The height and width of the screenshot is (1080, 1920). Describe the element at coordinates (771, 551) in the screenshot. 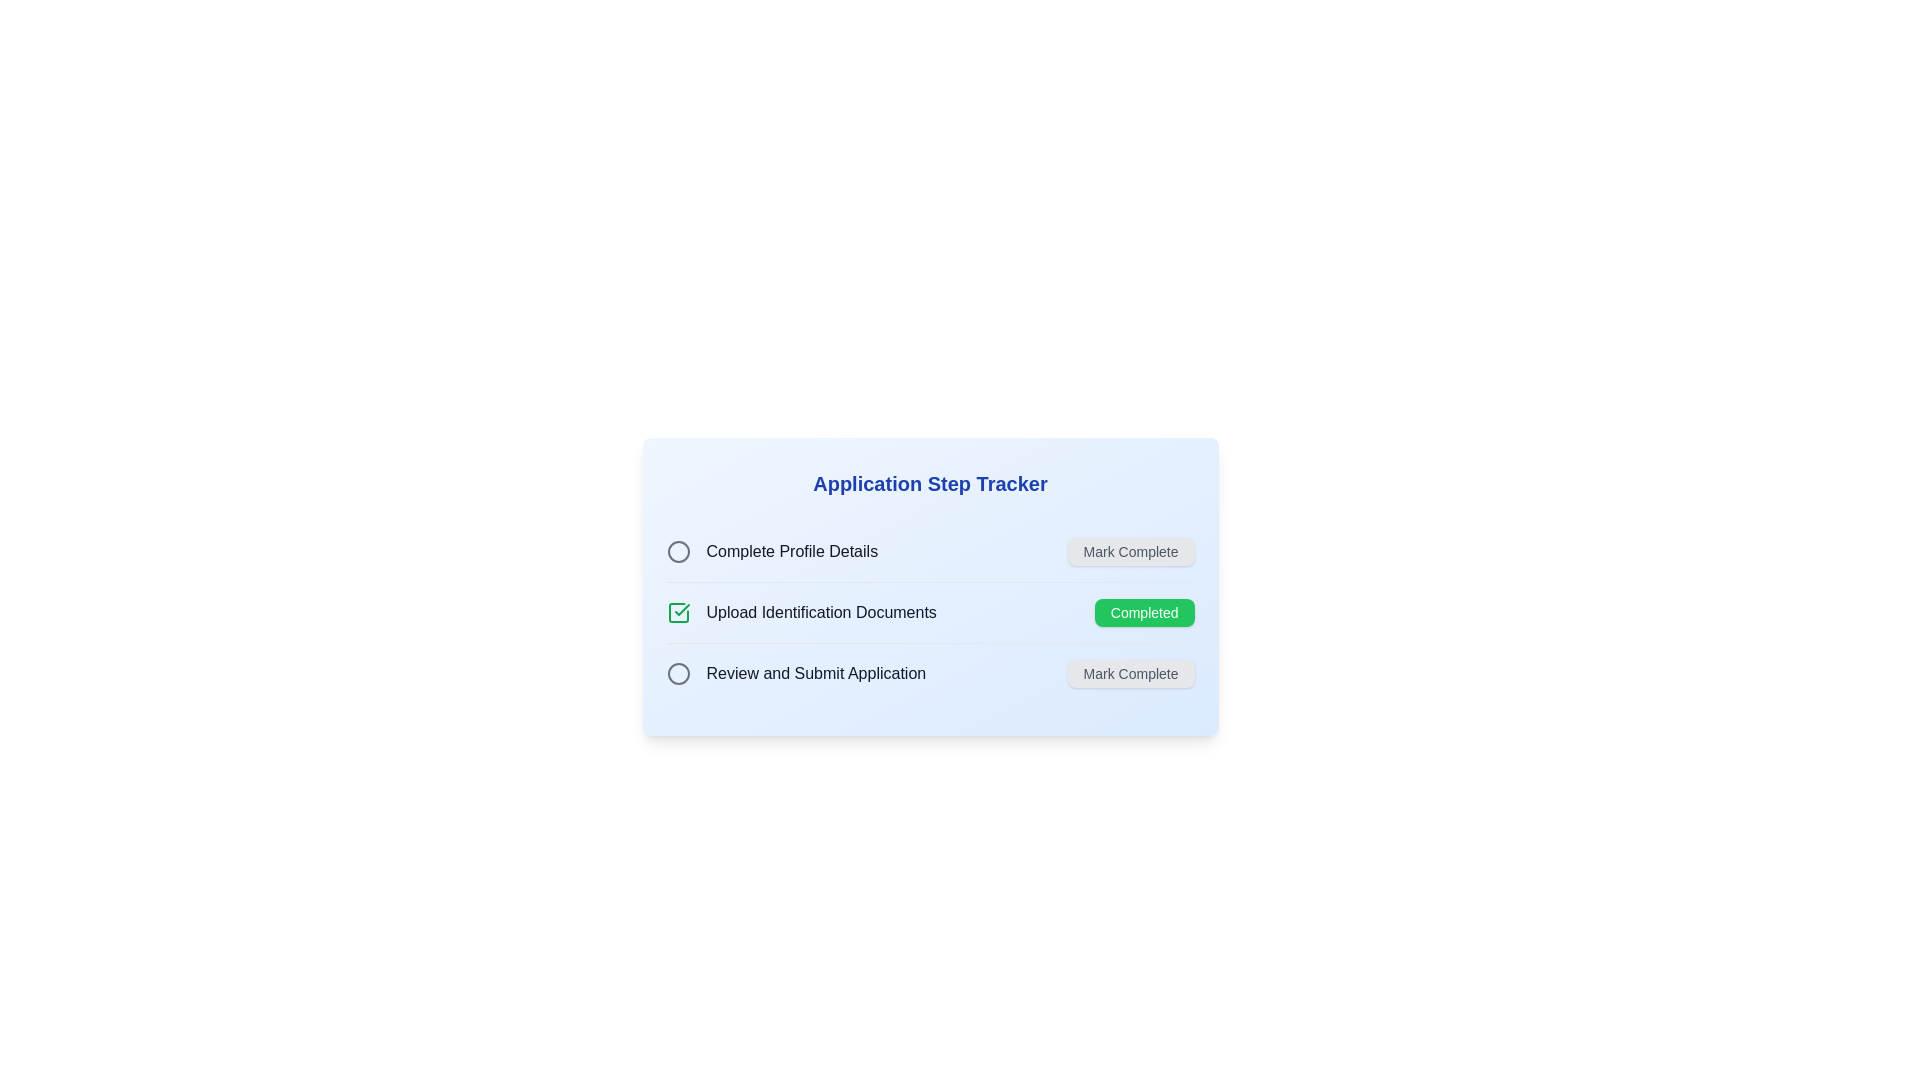

I see `the step label indicating the current task in the step tracker interface, which is the first item in the top row` at that location.